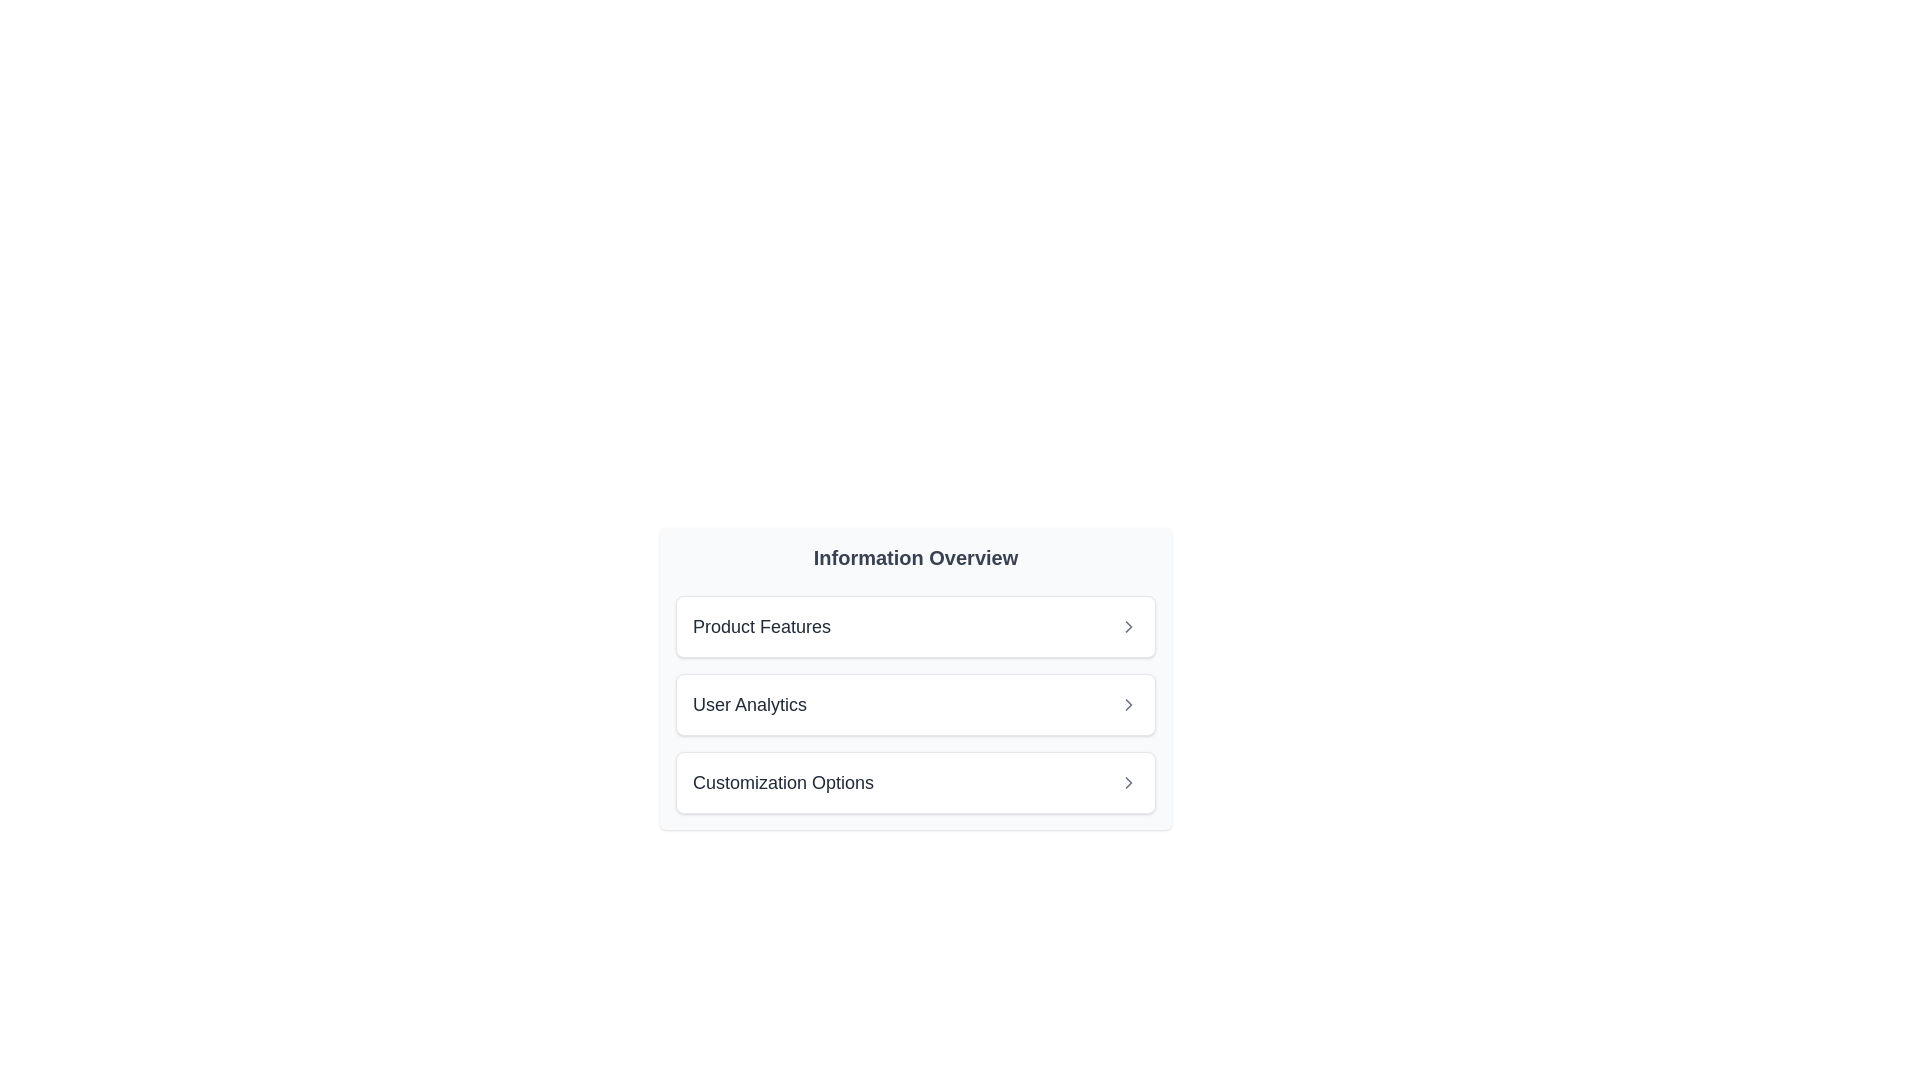  I want to click on rightward-pointing chevron icon, which is light-gray and located at the end of the 'Product Features' list item in the 'Information Overview' section, so click(1128, 626).